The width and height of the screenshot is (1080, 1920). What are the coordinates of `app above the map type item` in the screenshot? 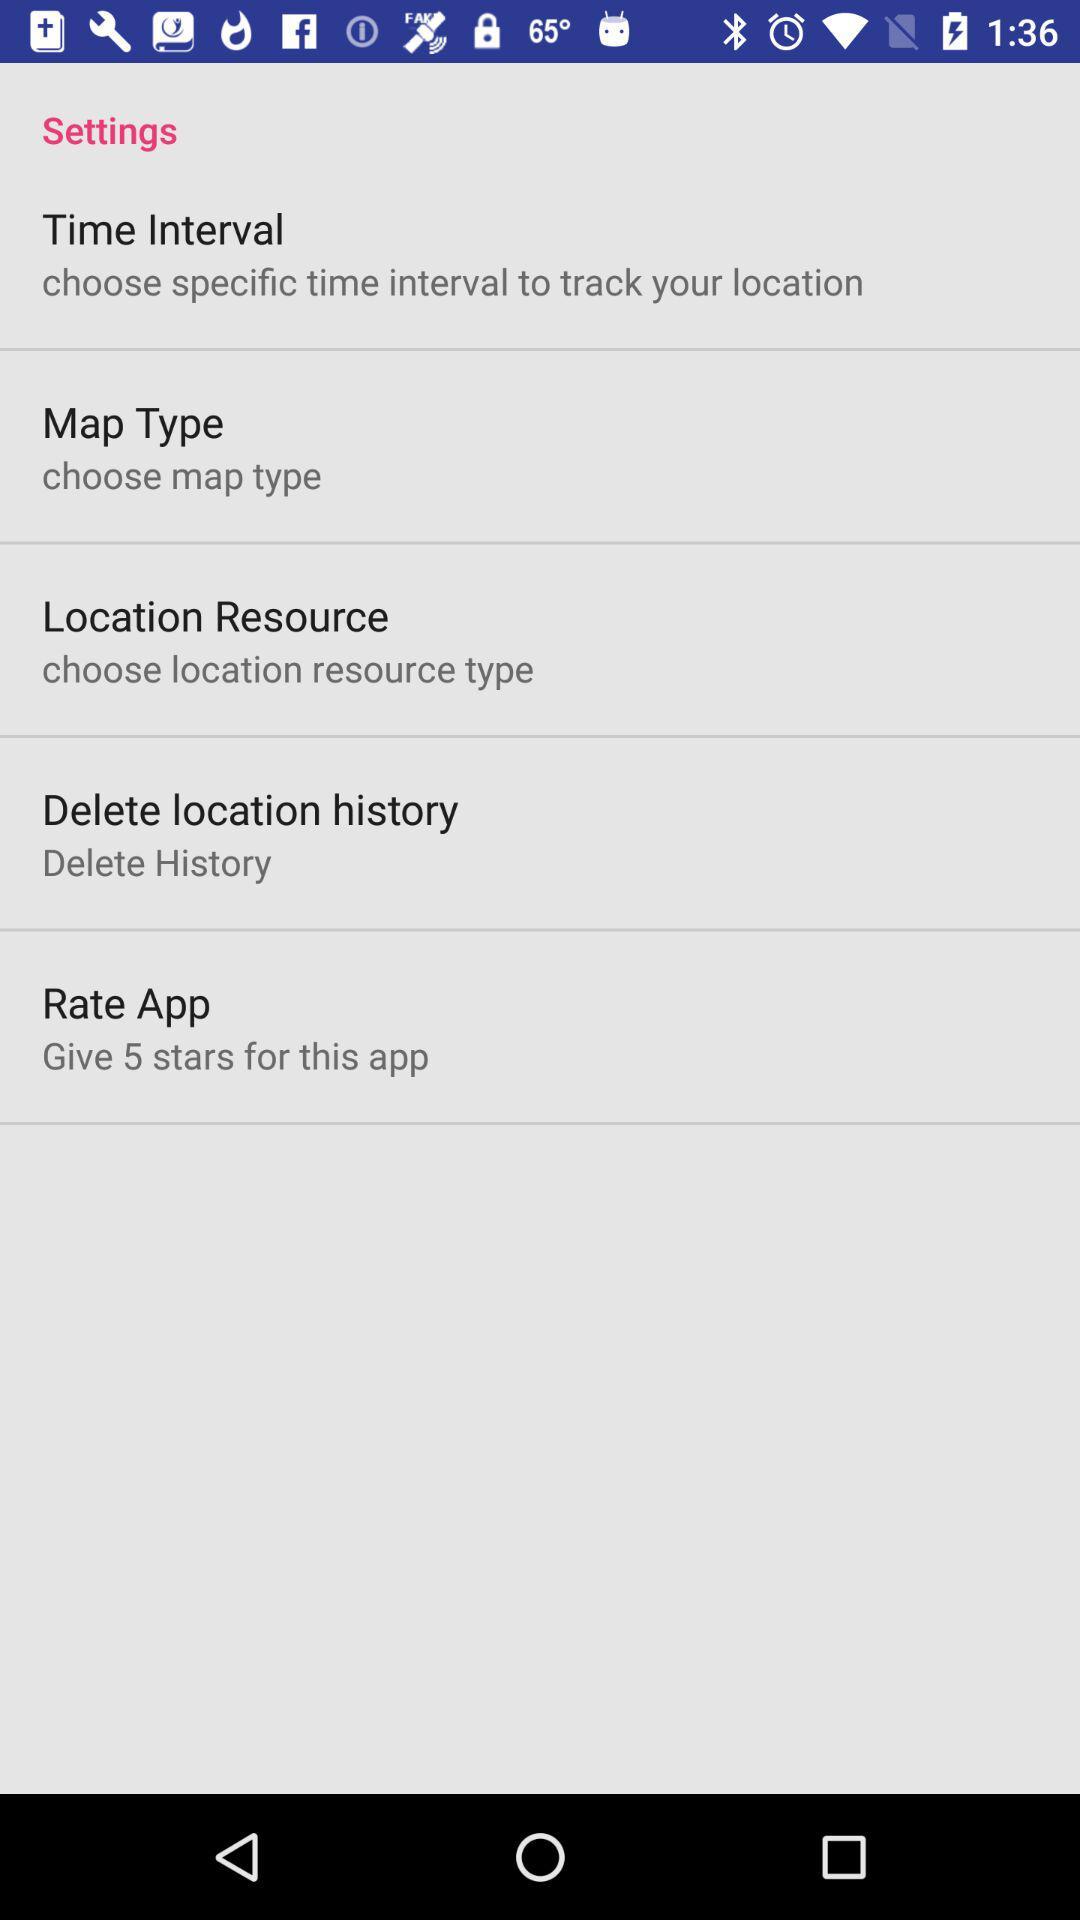 It's located at (452, 280).